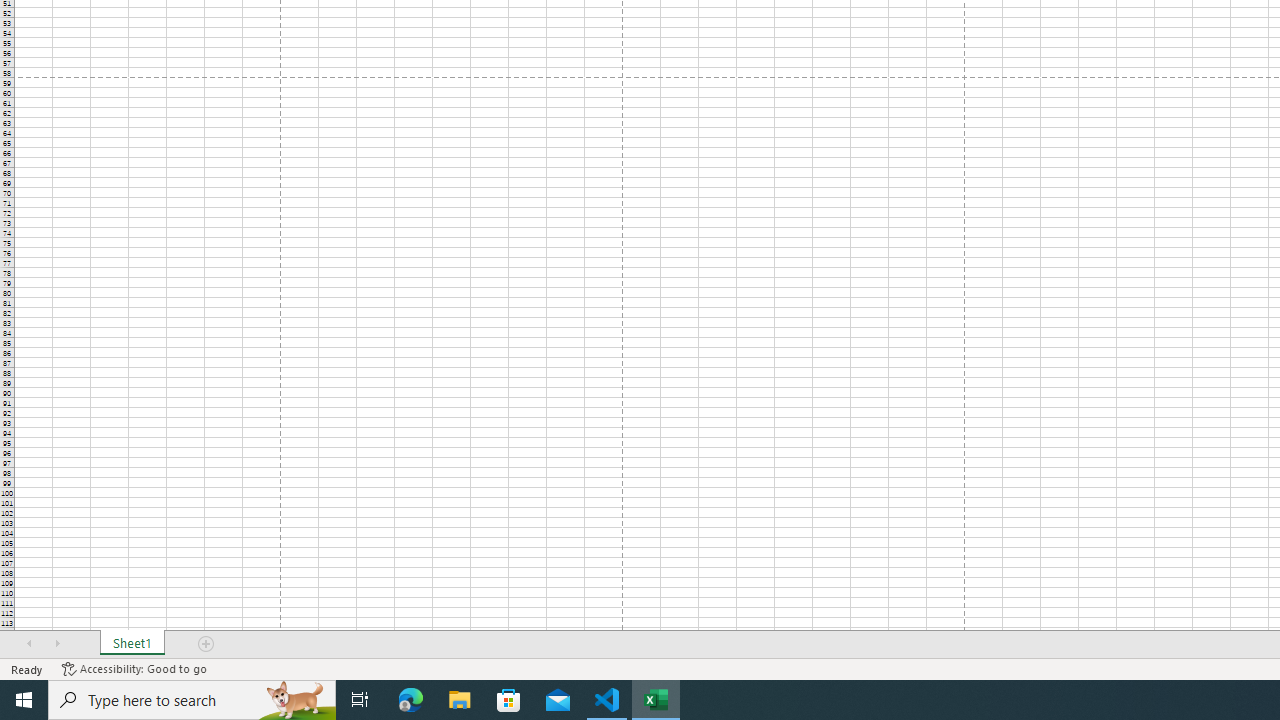 The height and width of the screenshot is (720, 1280). What do you see at coordinates (133, 669) in the screenshot?
I see `'Accessibility Checker Accessibility: Good to go'` at bounding box center [133, 669].